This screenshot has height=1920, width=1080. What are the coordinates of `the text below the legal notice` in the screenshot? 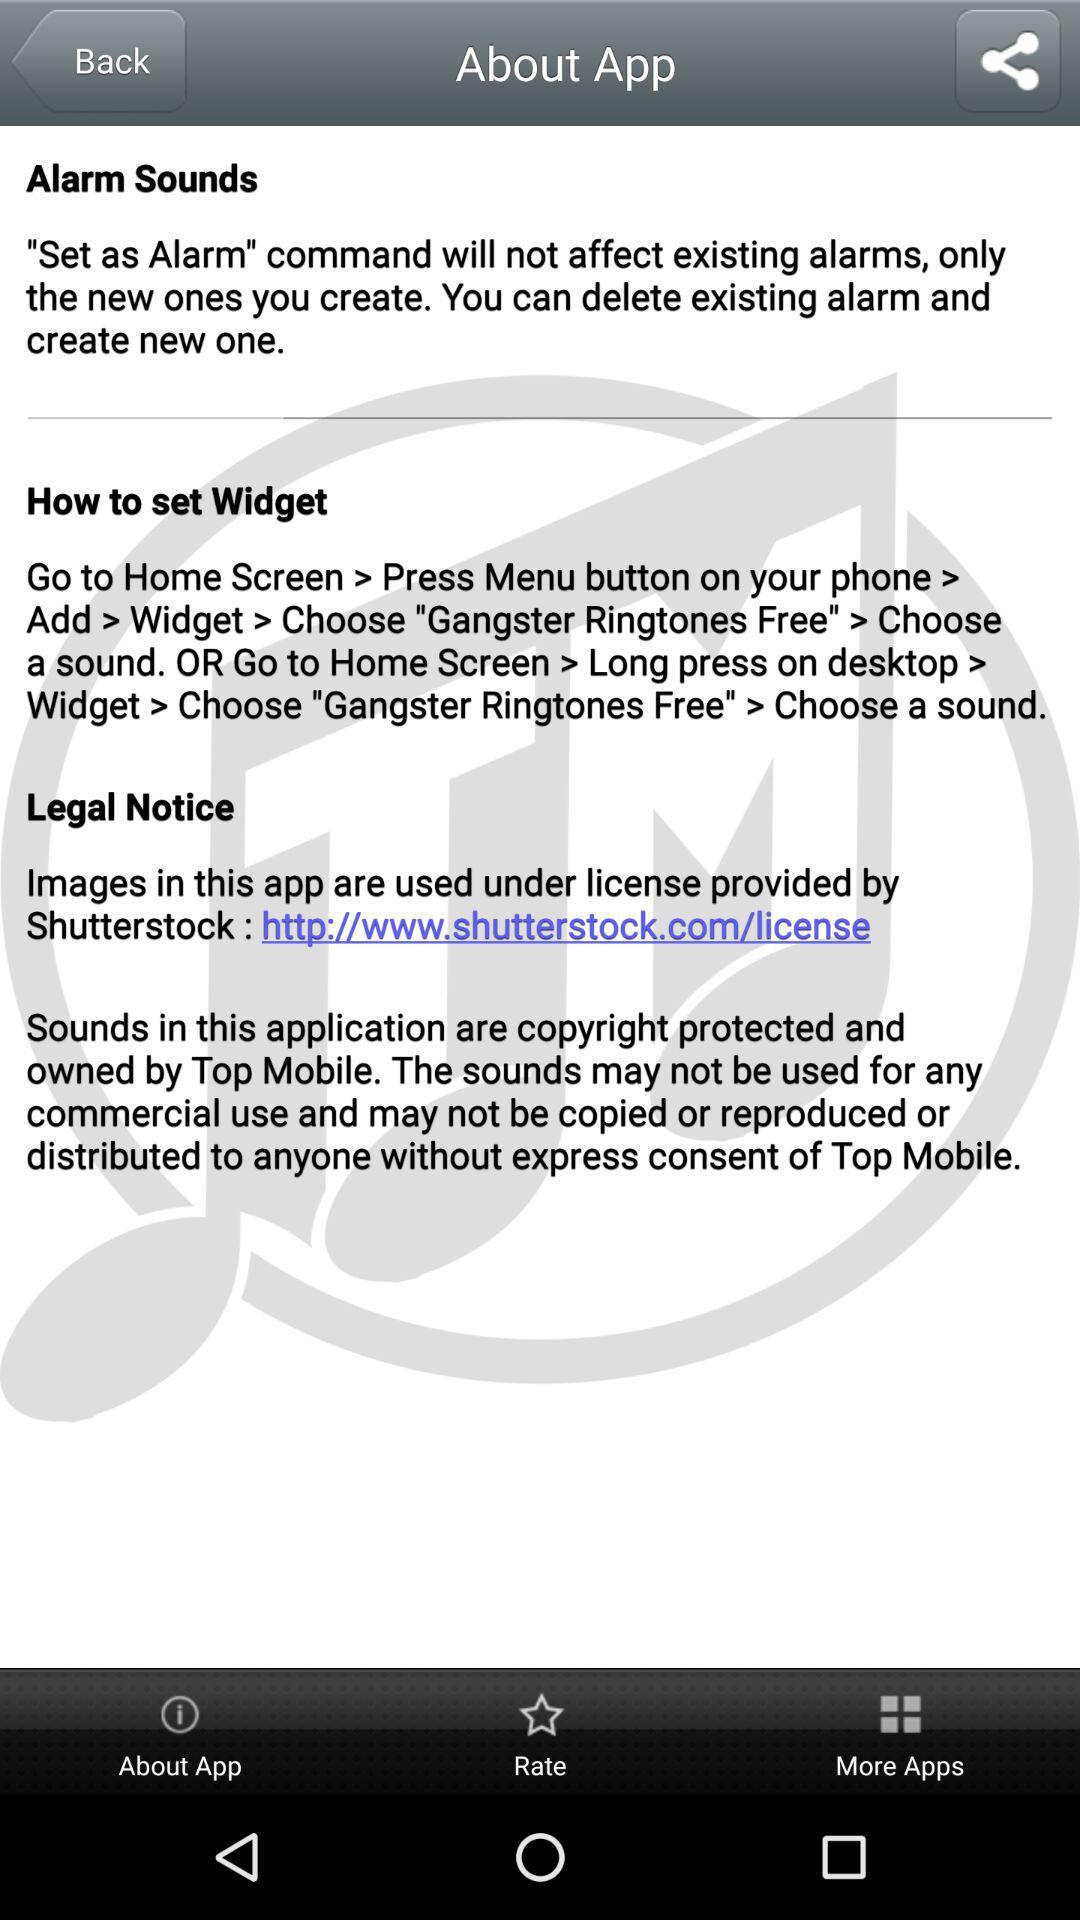 It's located at (540, 901).